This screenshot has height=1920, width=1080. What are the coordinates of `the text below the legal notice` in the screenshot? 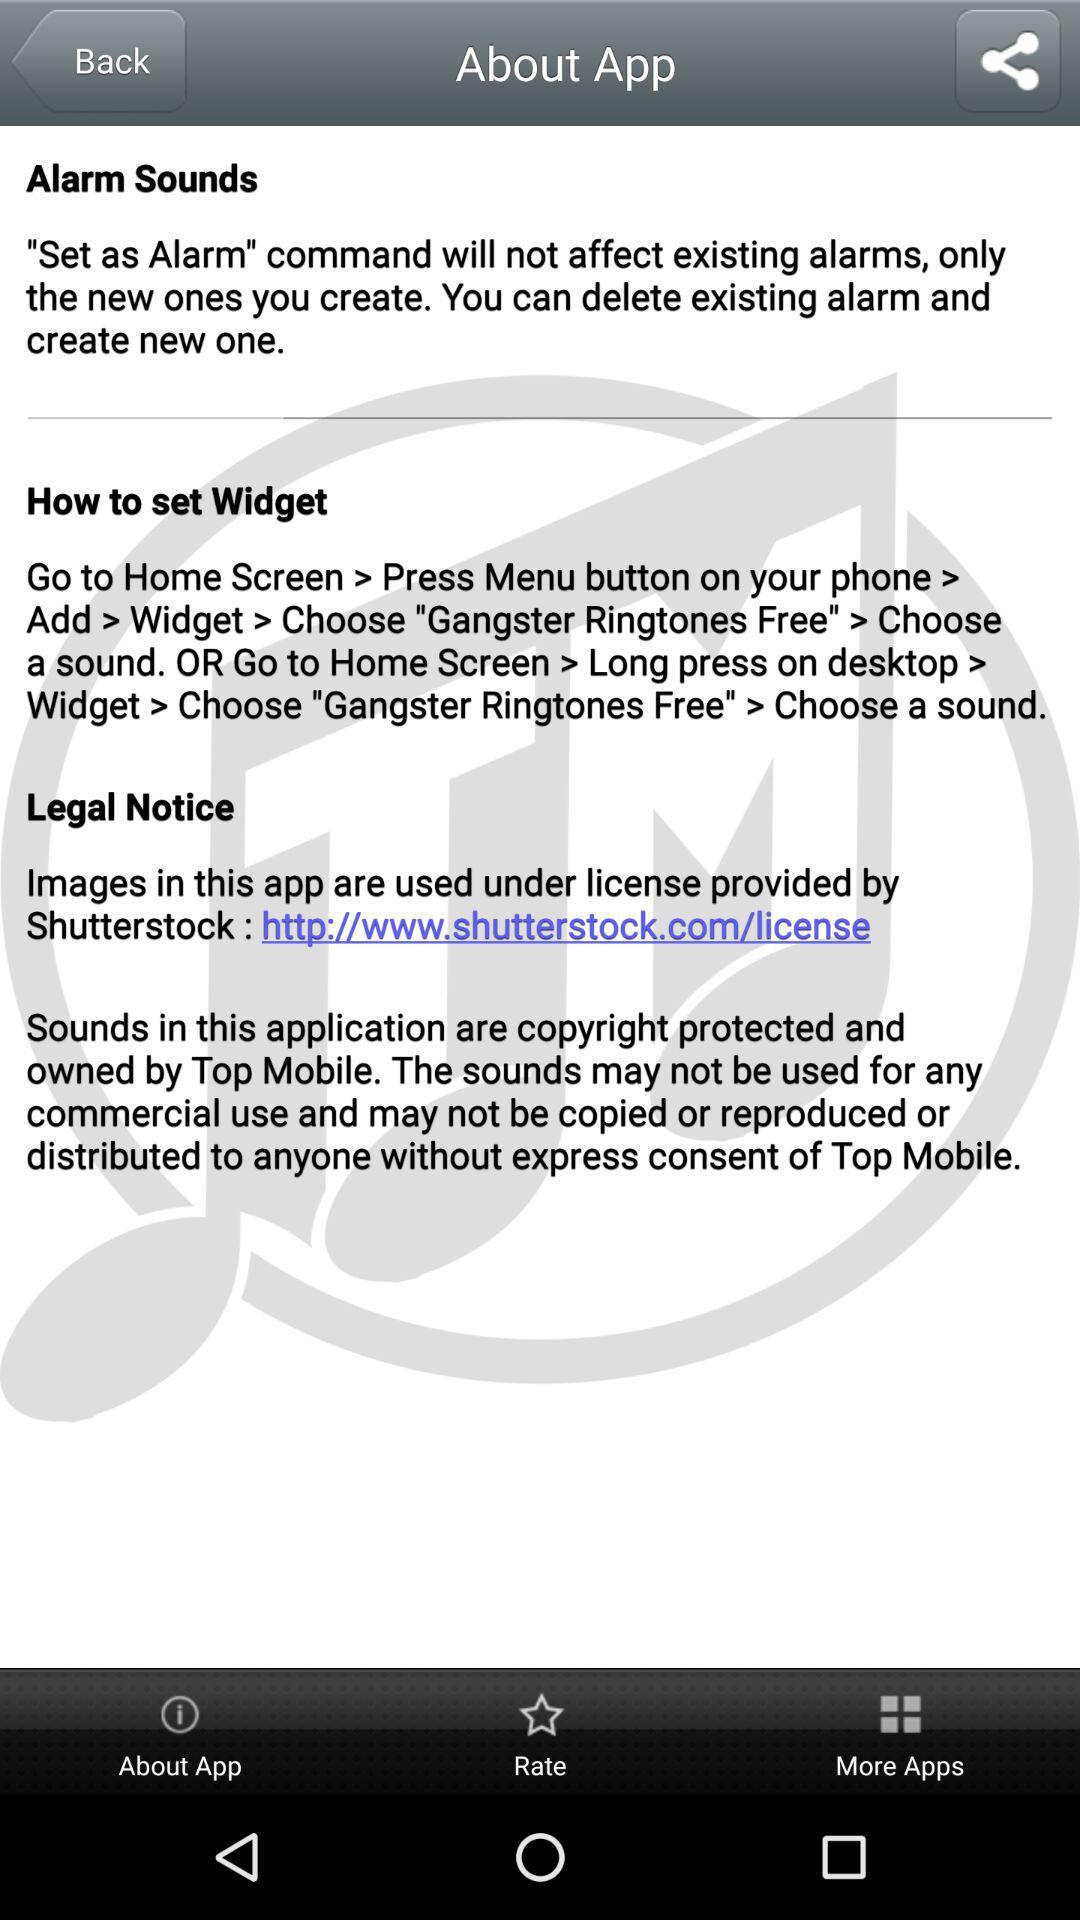 It's located at (540, 901).